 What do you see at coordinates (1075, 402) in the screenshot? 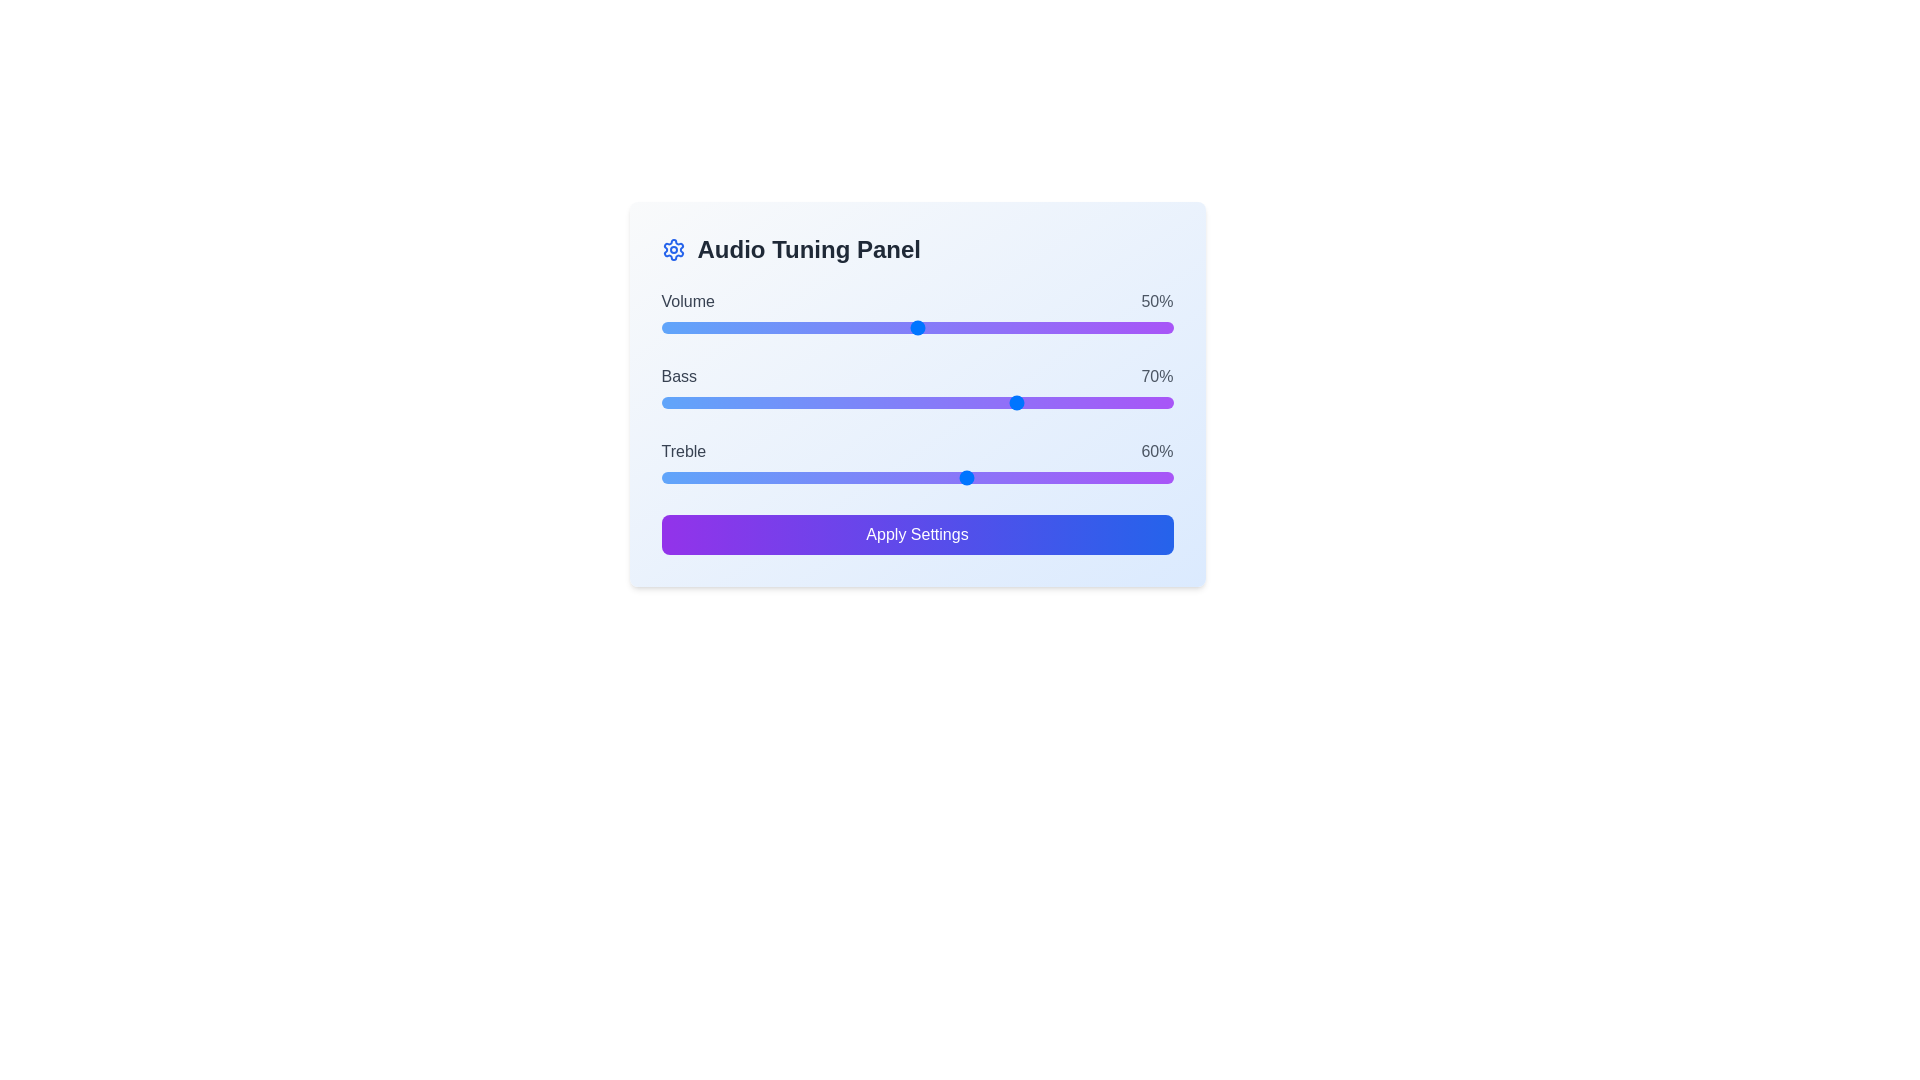
I see `bass level` at bounding box center [1075, 402].